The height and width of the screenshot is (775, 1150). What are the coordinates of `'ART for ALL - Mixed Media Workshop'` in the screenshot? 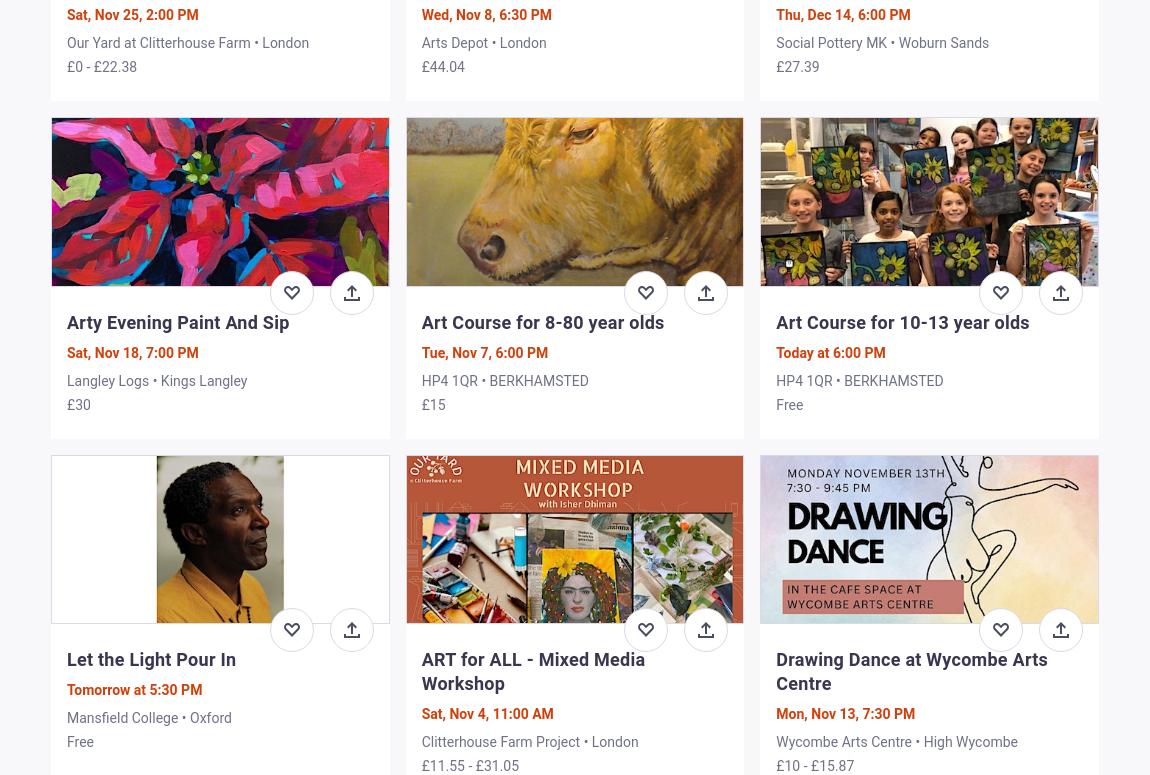 It's located at (533, 669).